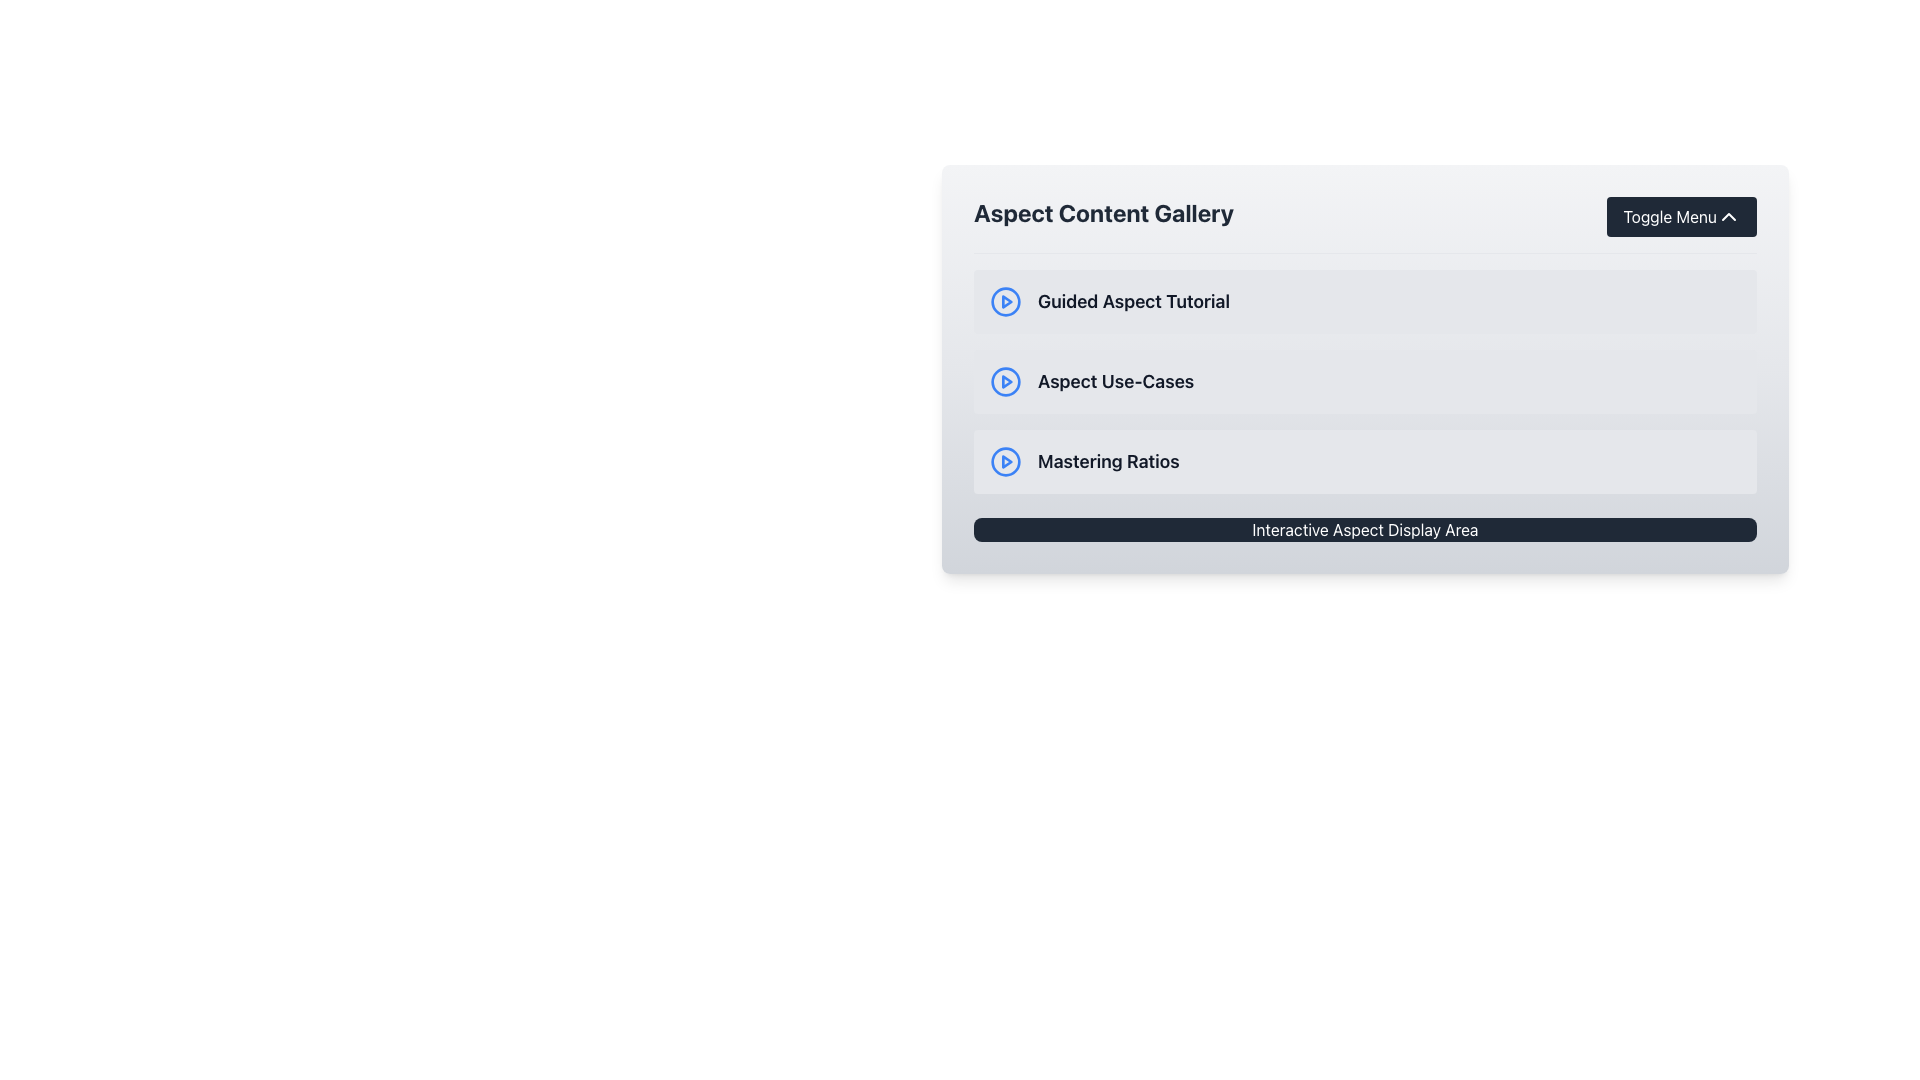 The width and height of the screenshot is (1920, 1080). What do you see at coordinates (1007, 301) in the screenshot?
I see `SVG Icon that serves as a visual indicator for initiating the 'Guided Aspect Tutorial', located near the top left quadrant of the interface adjacent to the label` at bounding box center [1007, 301].